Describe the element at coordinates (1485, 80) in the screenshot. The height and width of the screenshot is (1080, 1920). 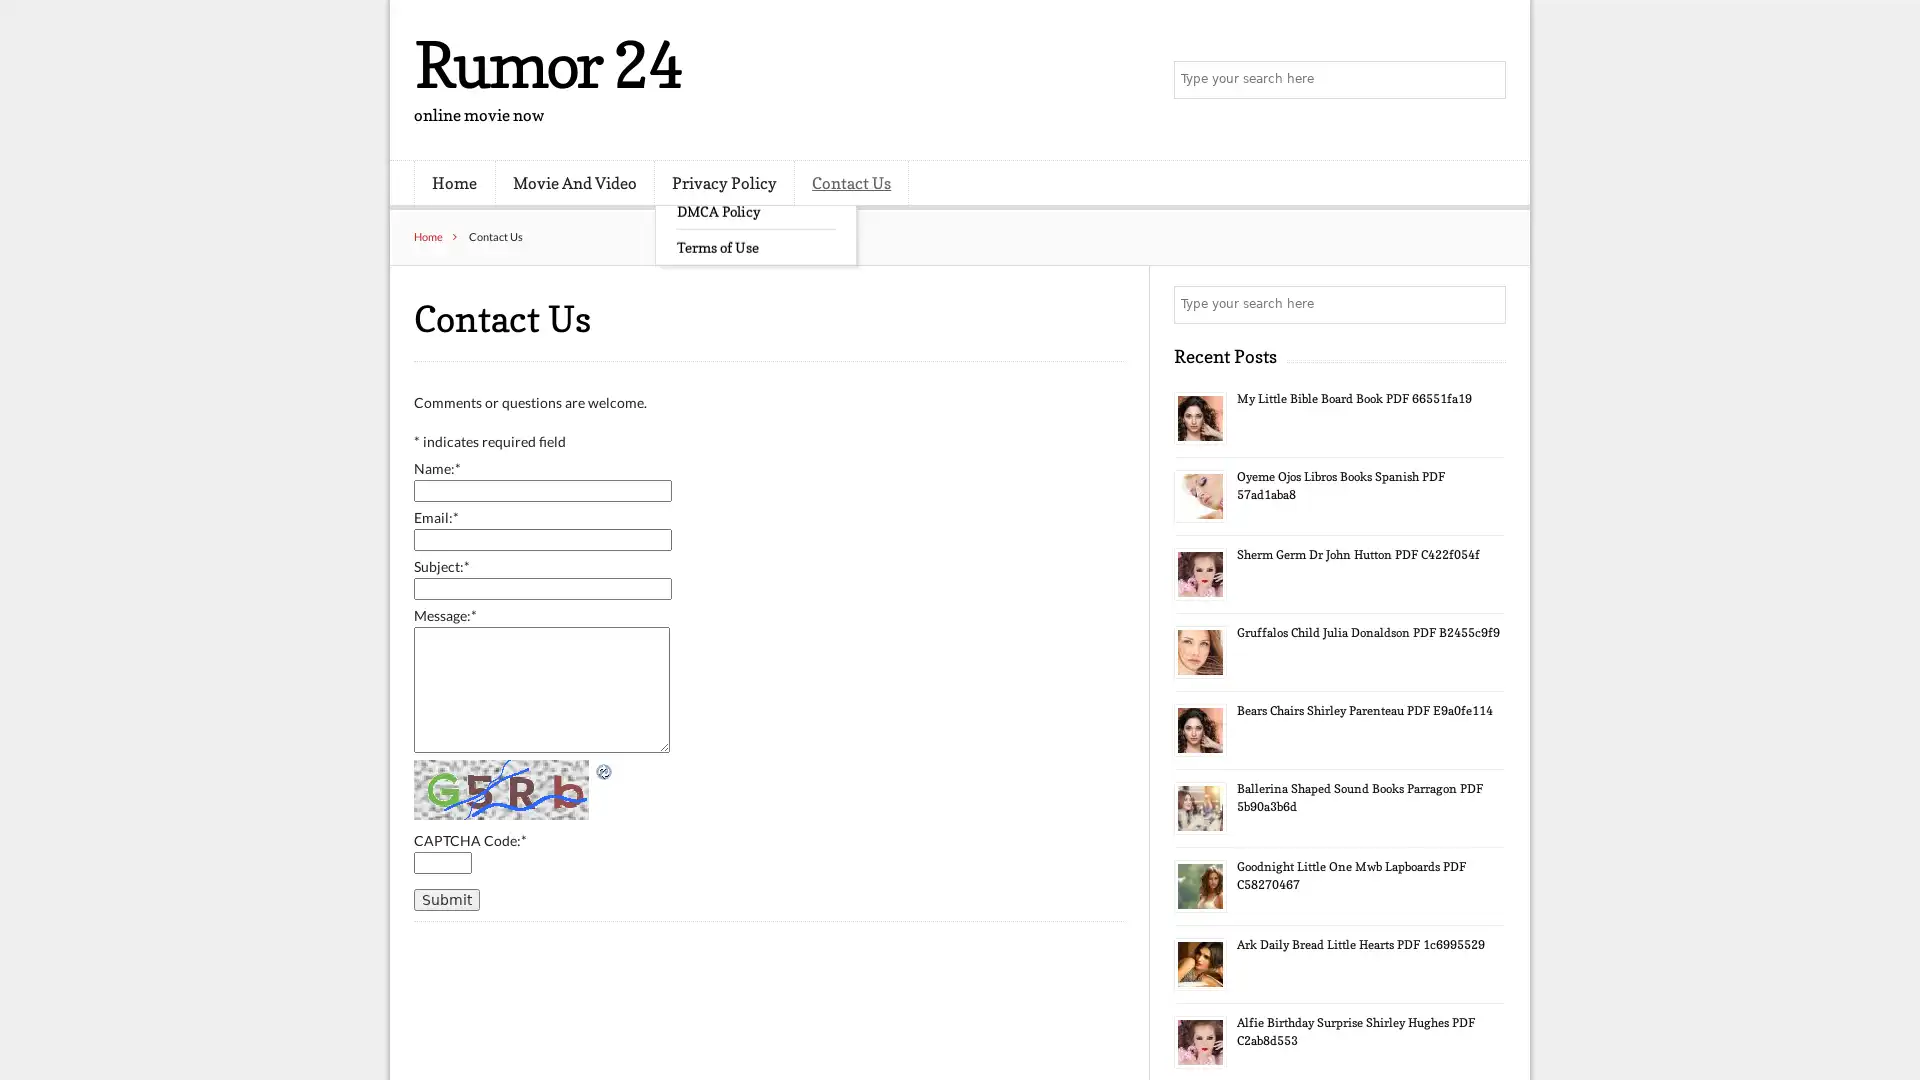
I see `Search` at that location.